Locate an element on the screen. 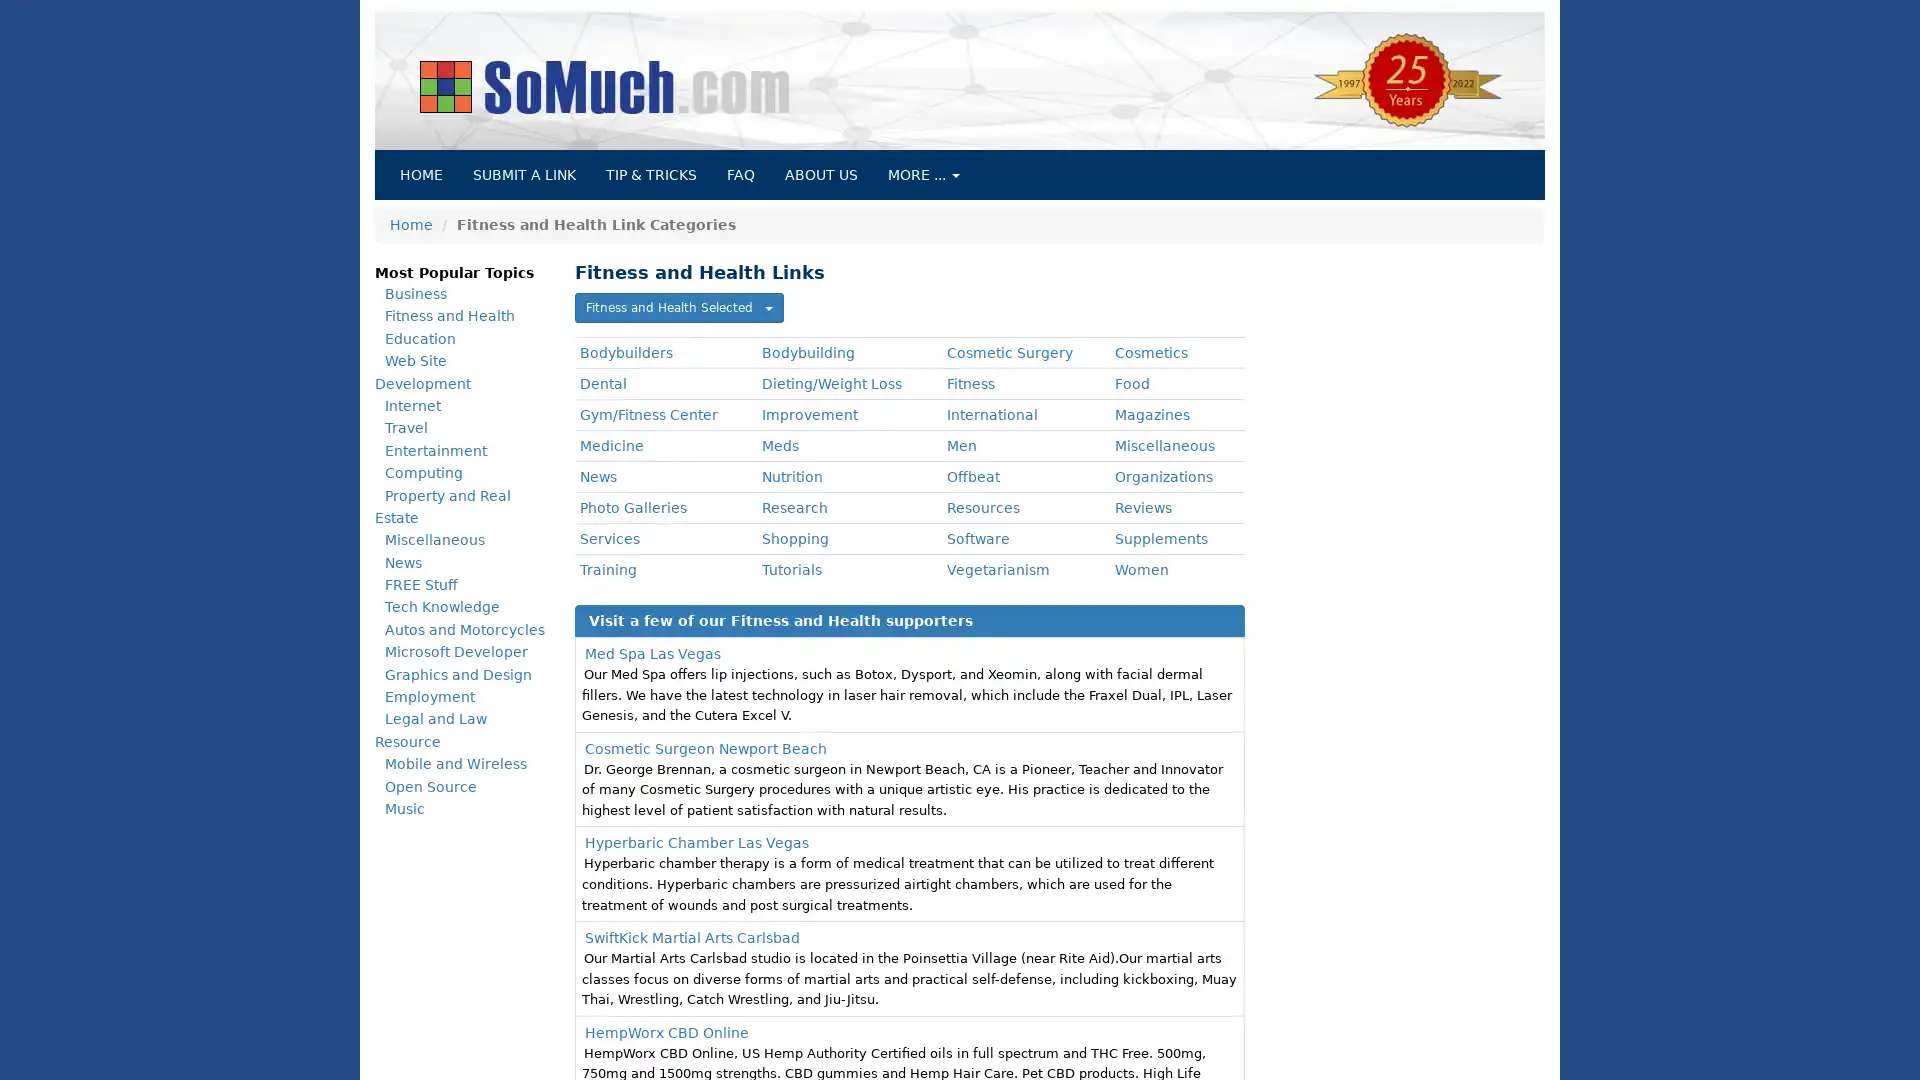 The image size is (1920, 1080). Fitness and Health Selected is located at coordinates (679, 308).